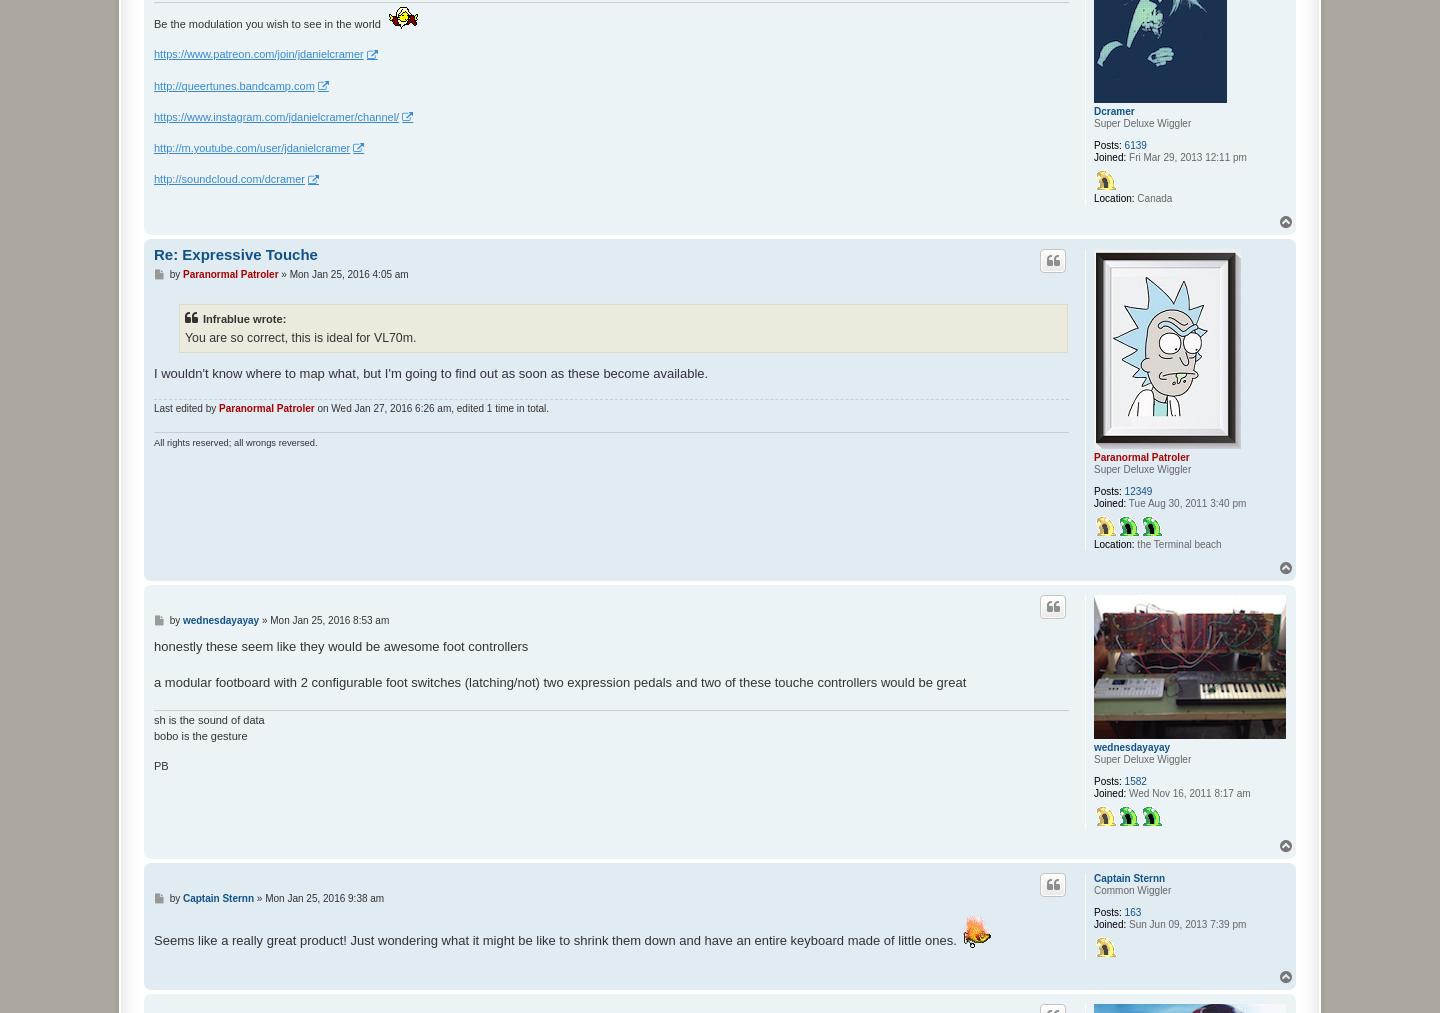  I want to click on 'I wouldn't know where to map what, but I'm going to find out as soon as these become available.', so click(152, 373).